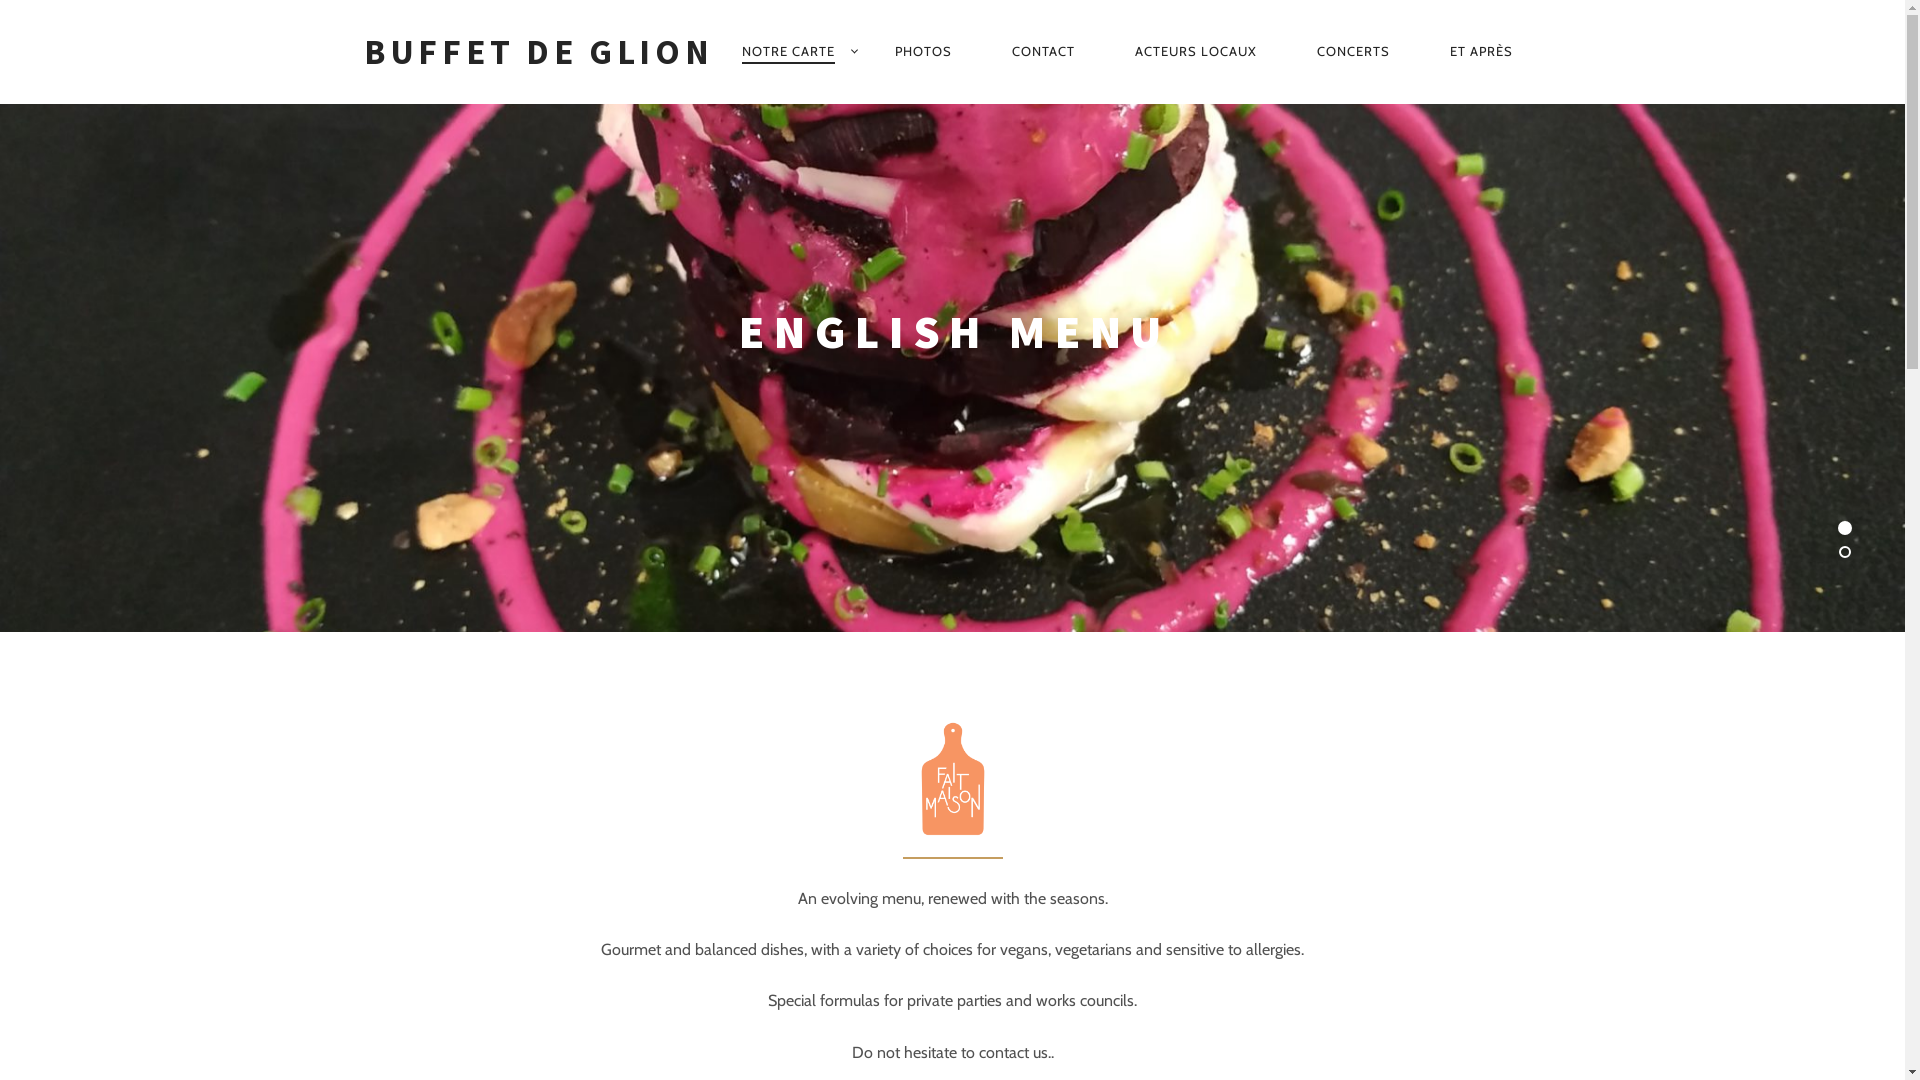  What do you see at coordinates (1195, 49) in the screenshot?
I see `'ACTEURS LOCAUX'` at bounding box center [1195, 49].